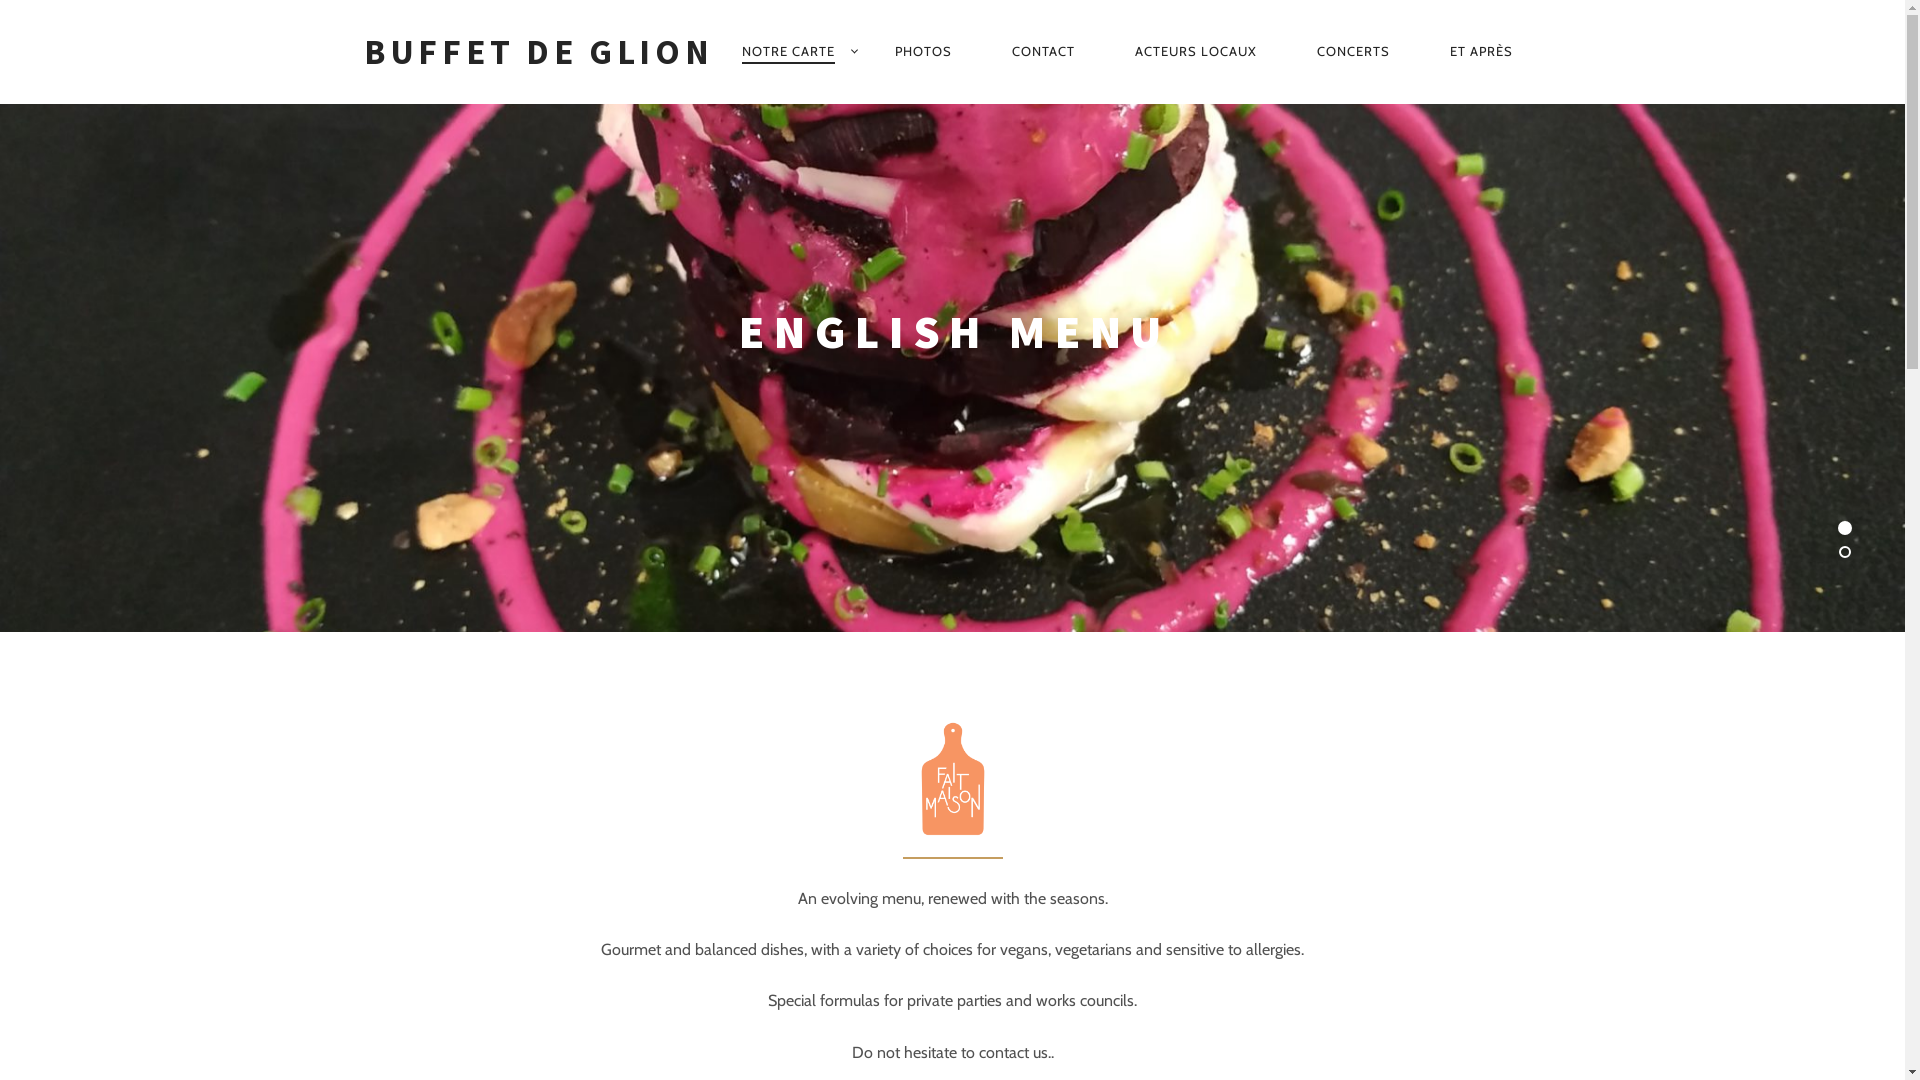  What do you see at coordinates (1195, 49) in the screenshot?
I see `'ACTEURS LOCAUX'` at bounding box center [1195, 49].